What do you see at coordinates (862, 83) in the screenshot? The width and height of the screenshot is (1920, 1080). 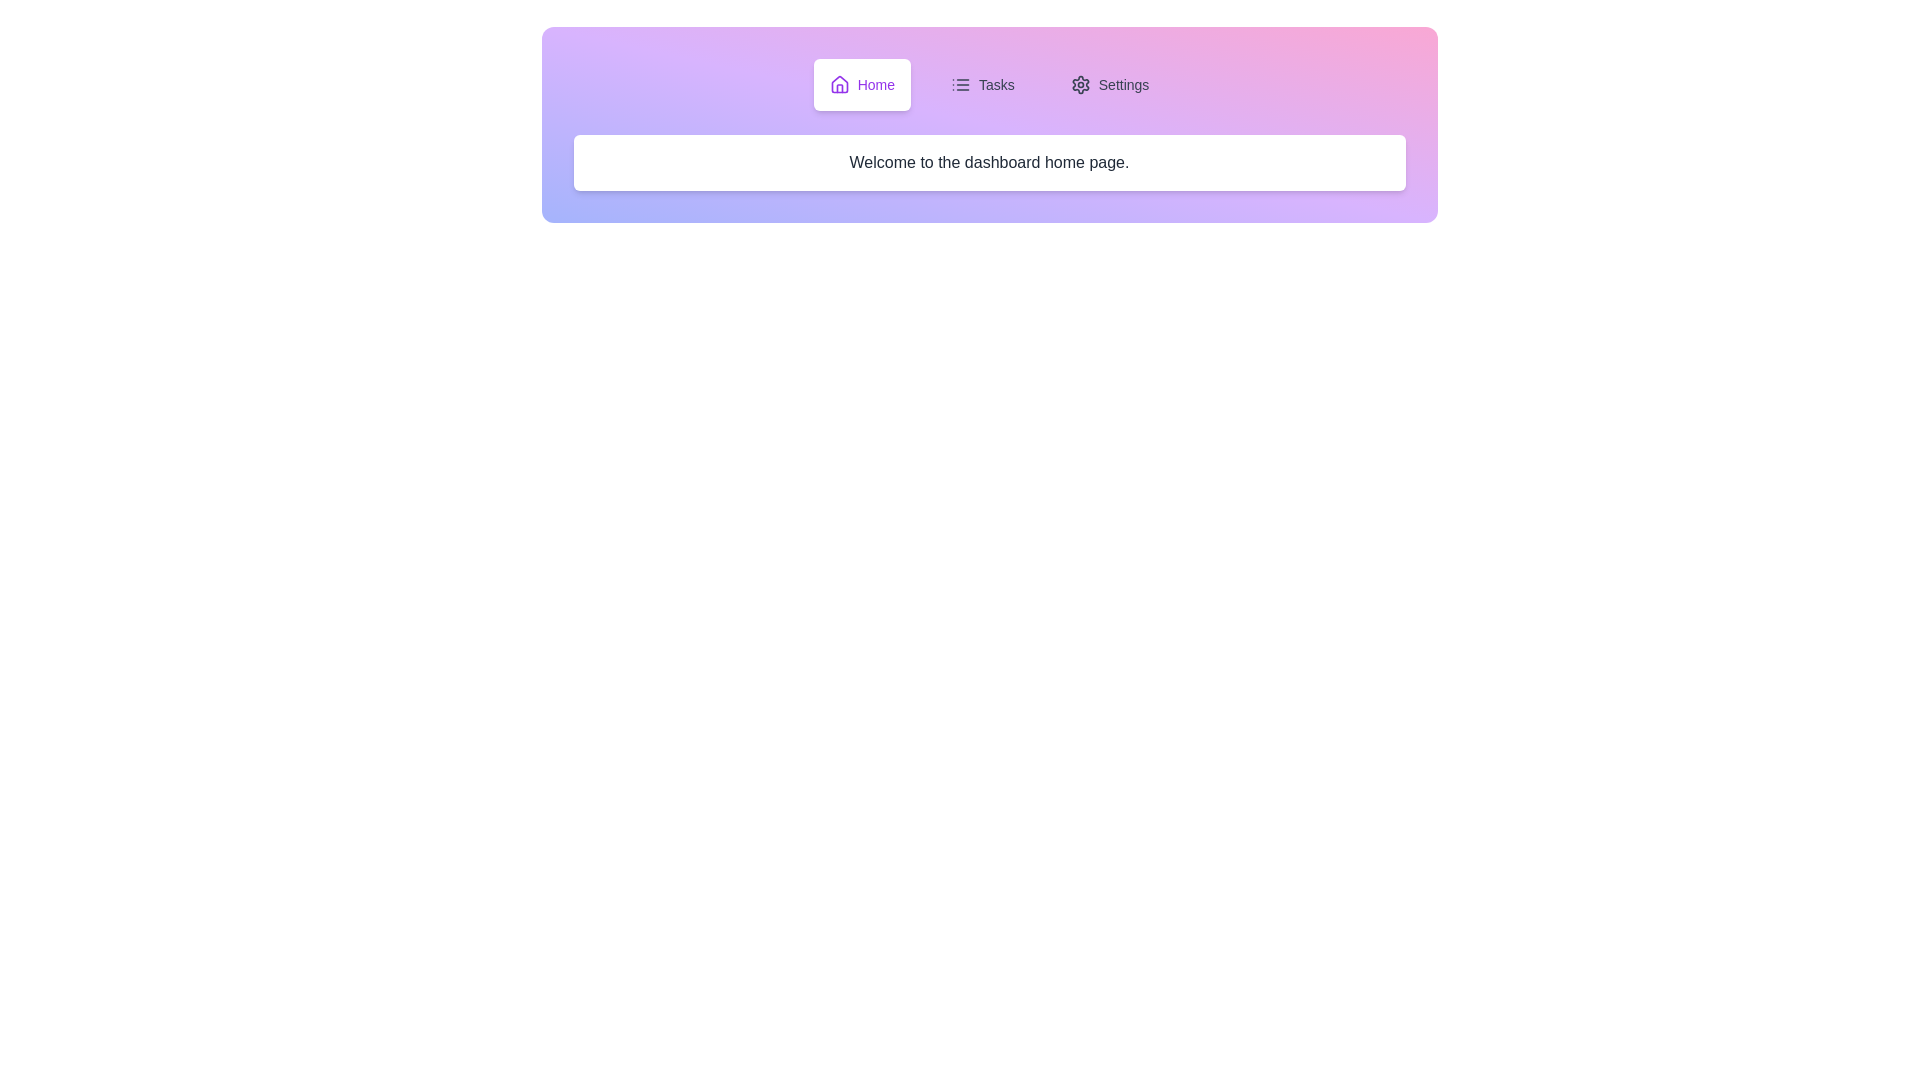 I see `the Home tab in the DashboardTabs component` at bounding box center [862, 83].